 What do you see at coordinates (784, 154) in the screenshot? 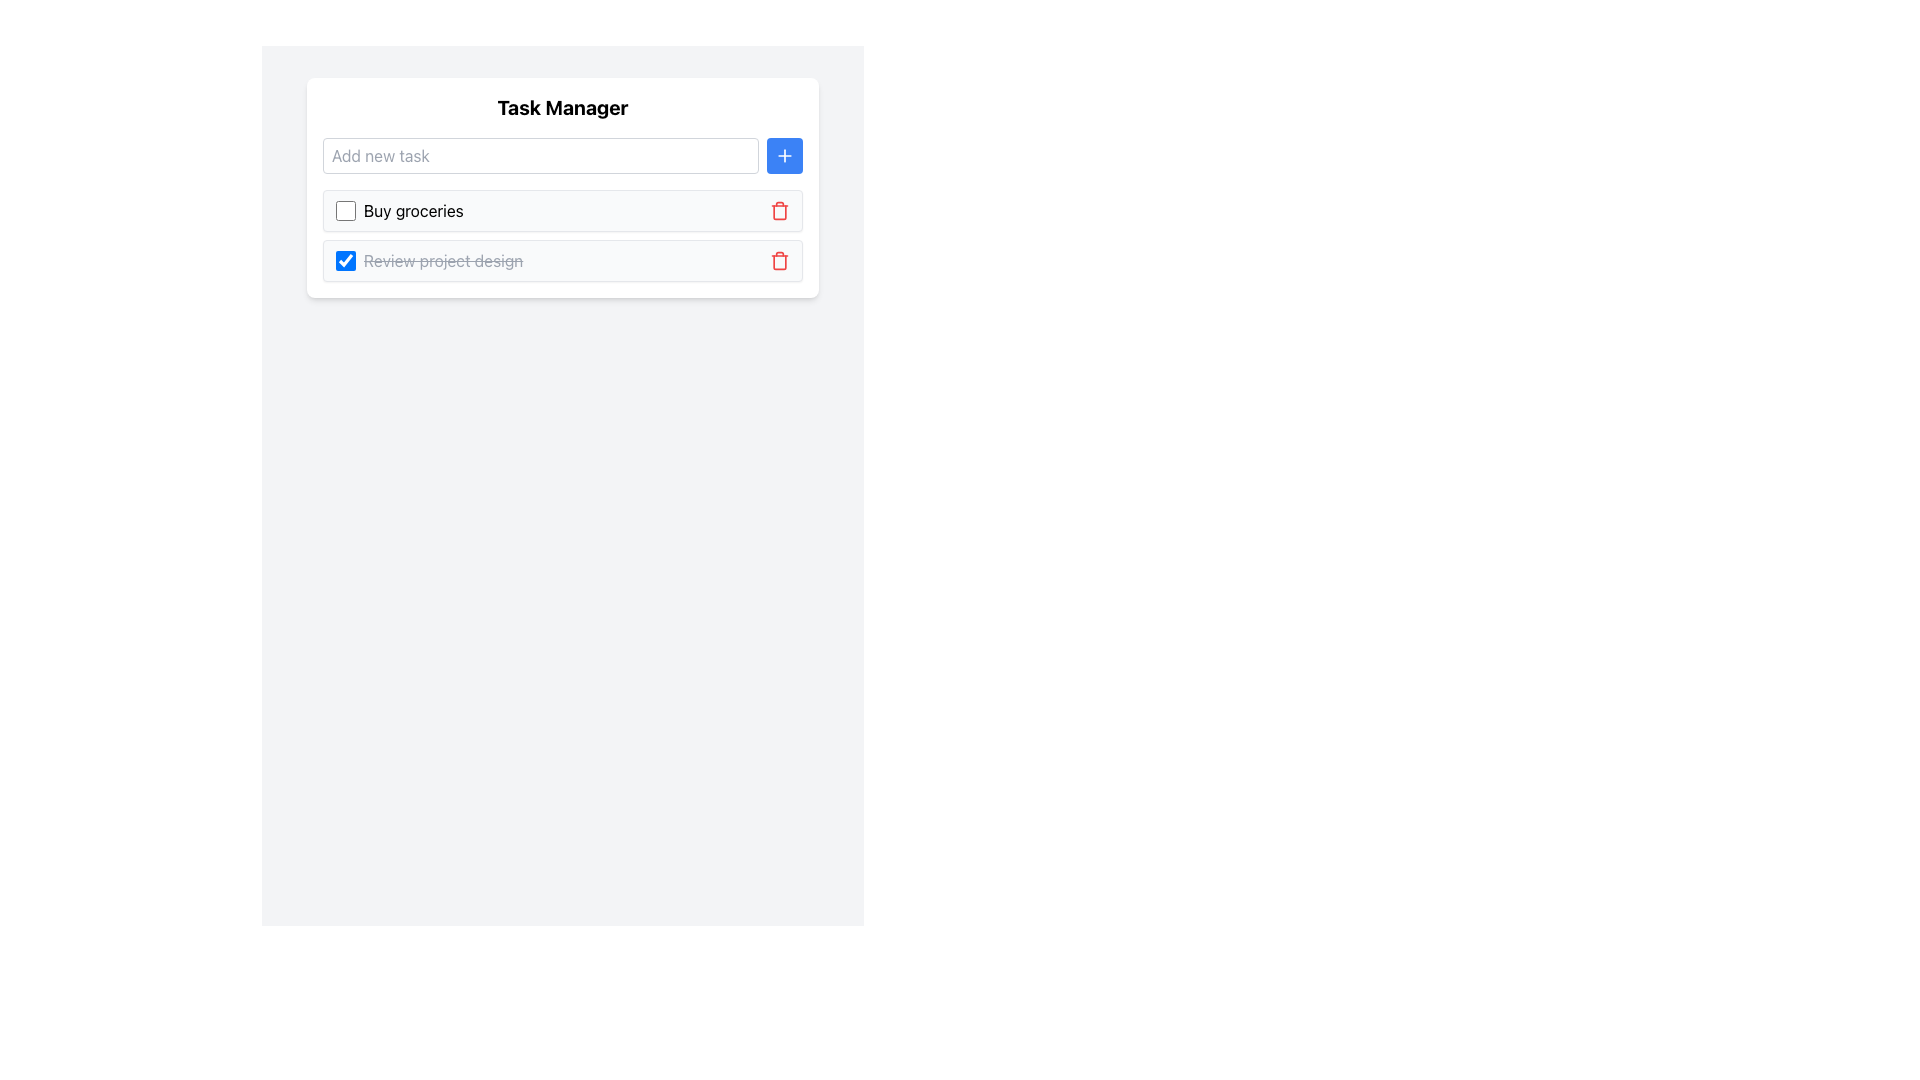
I see `the blue button with a white plus icon located at the right end of the top bar` at bounding box center [784, 154].